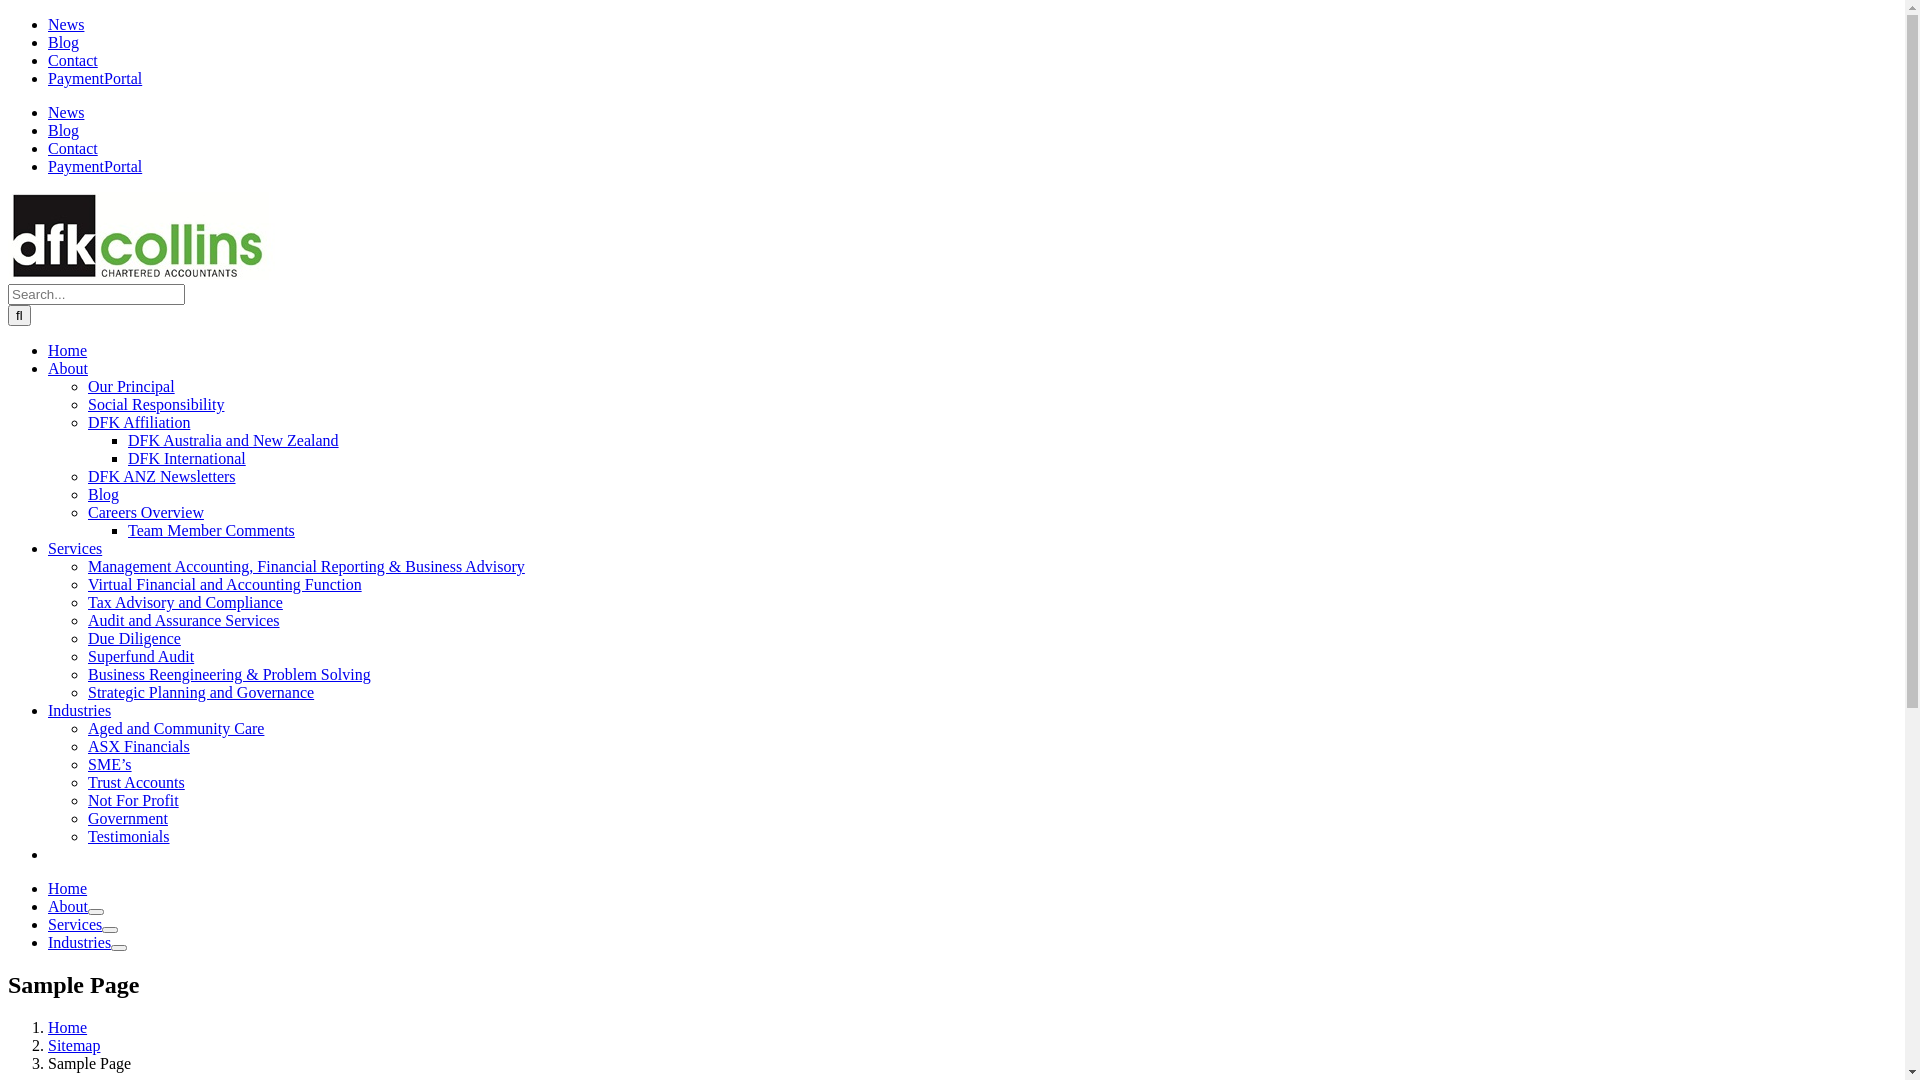  I want to click on 'Team Member Comments', so click(211, 529).